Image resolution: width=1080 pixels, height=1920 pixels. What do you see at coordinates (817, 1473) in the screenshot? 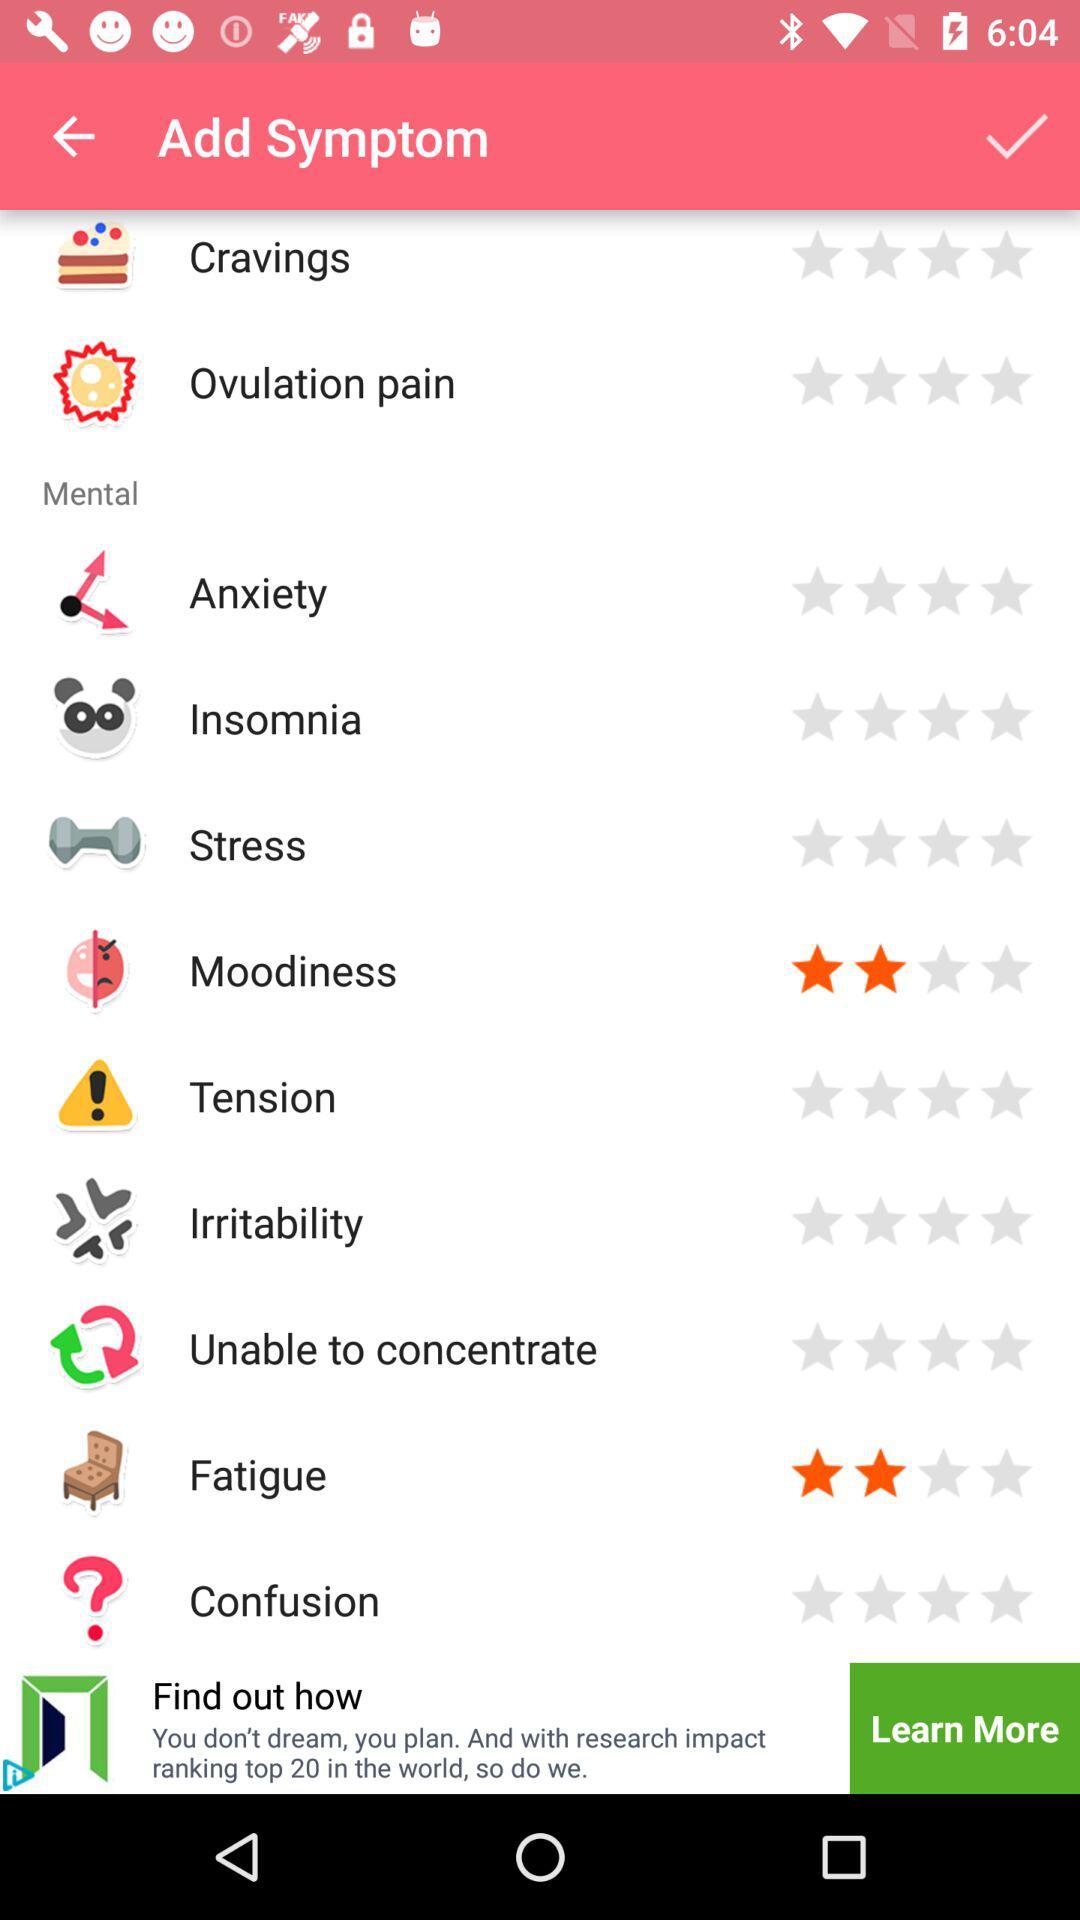
I see `rate 1 star` at bounding box center [817, 1473].